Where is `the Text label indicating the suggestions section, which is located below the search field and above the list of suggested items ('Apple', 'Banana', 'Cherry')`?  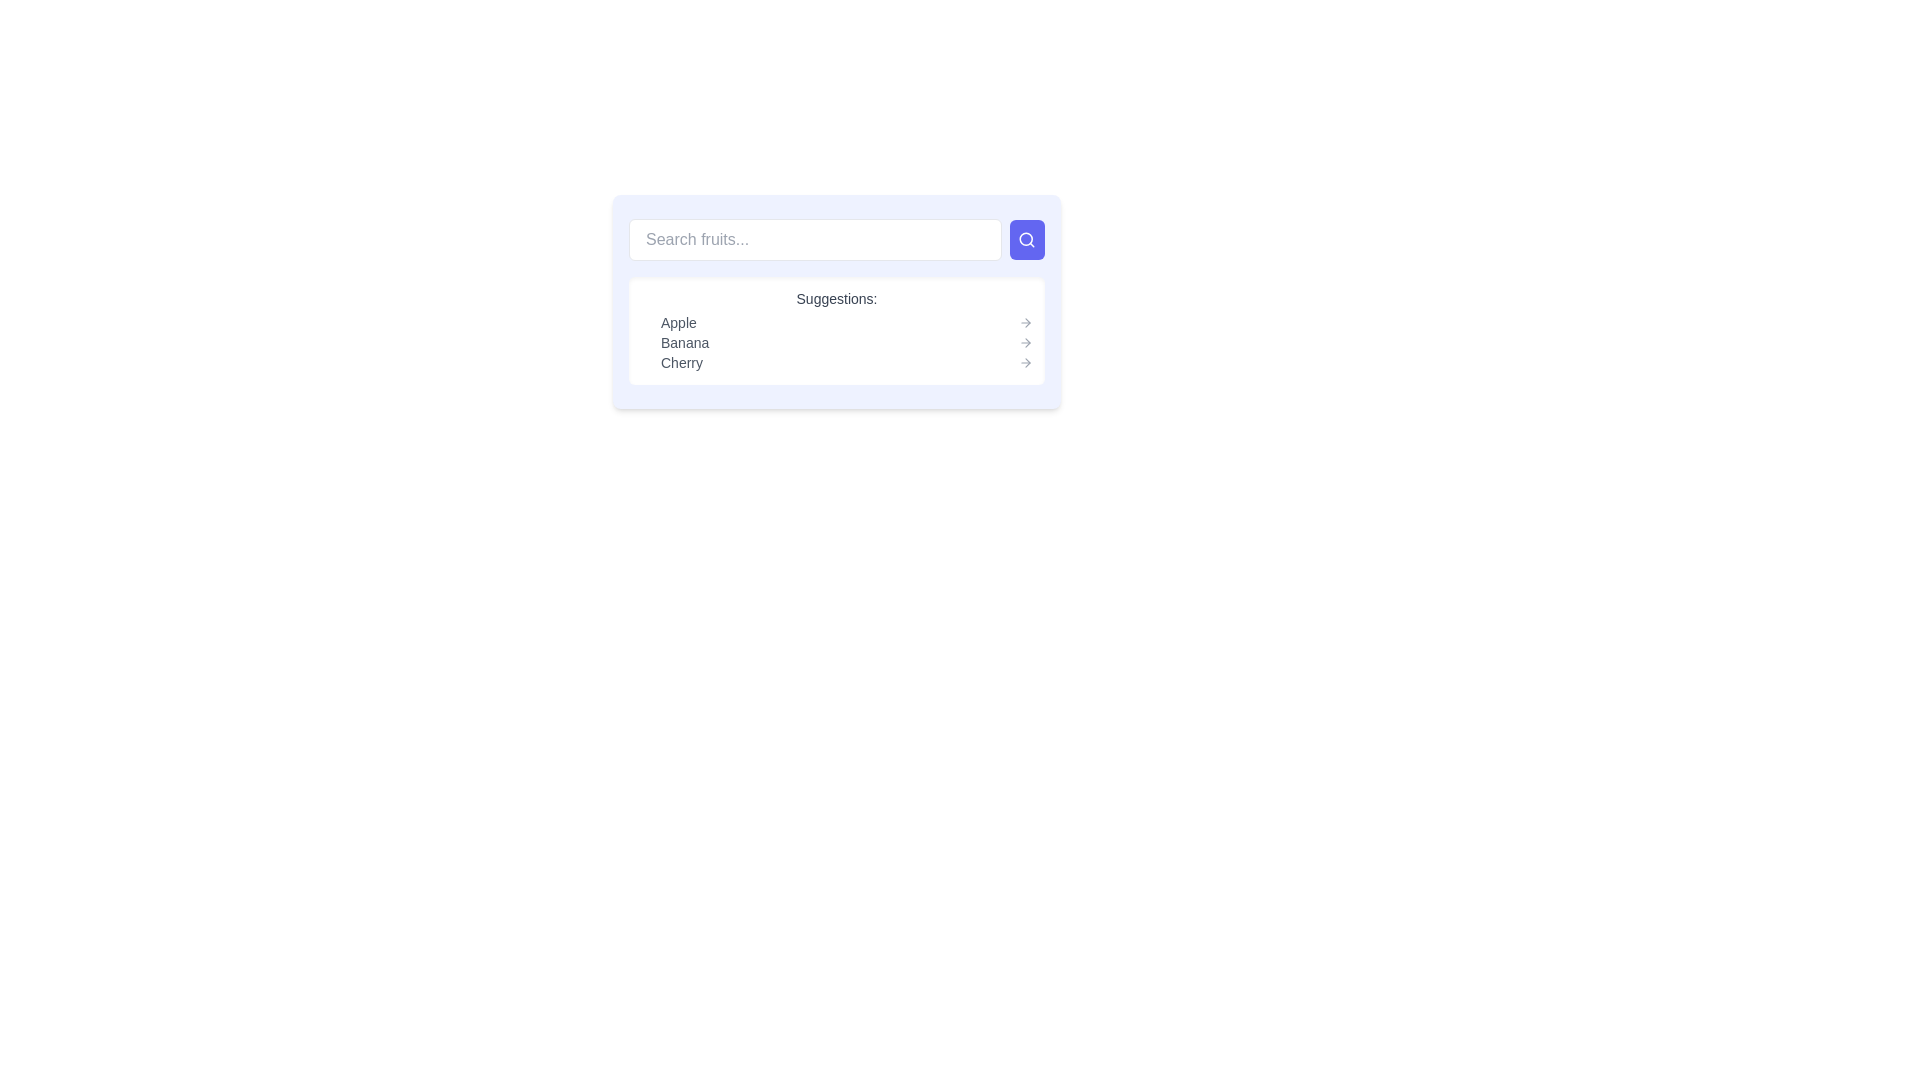
the Text label indicating the suggestions section, which is located below the search field and above the list of suggested items ('Apple', 'Banana', 'Cherry') is located at coordinates (836, 301).